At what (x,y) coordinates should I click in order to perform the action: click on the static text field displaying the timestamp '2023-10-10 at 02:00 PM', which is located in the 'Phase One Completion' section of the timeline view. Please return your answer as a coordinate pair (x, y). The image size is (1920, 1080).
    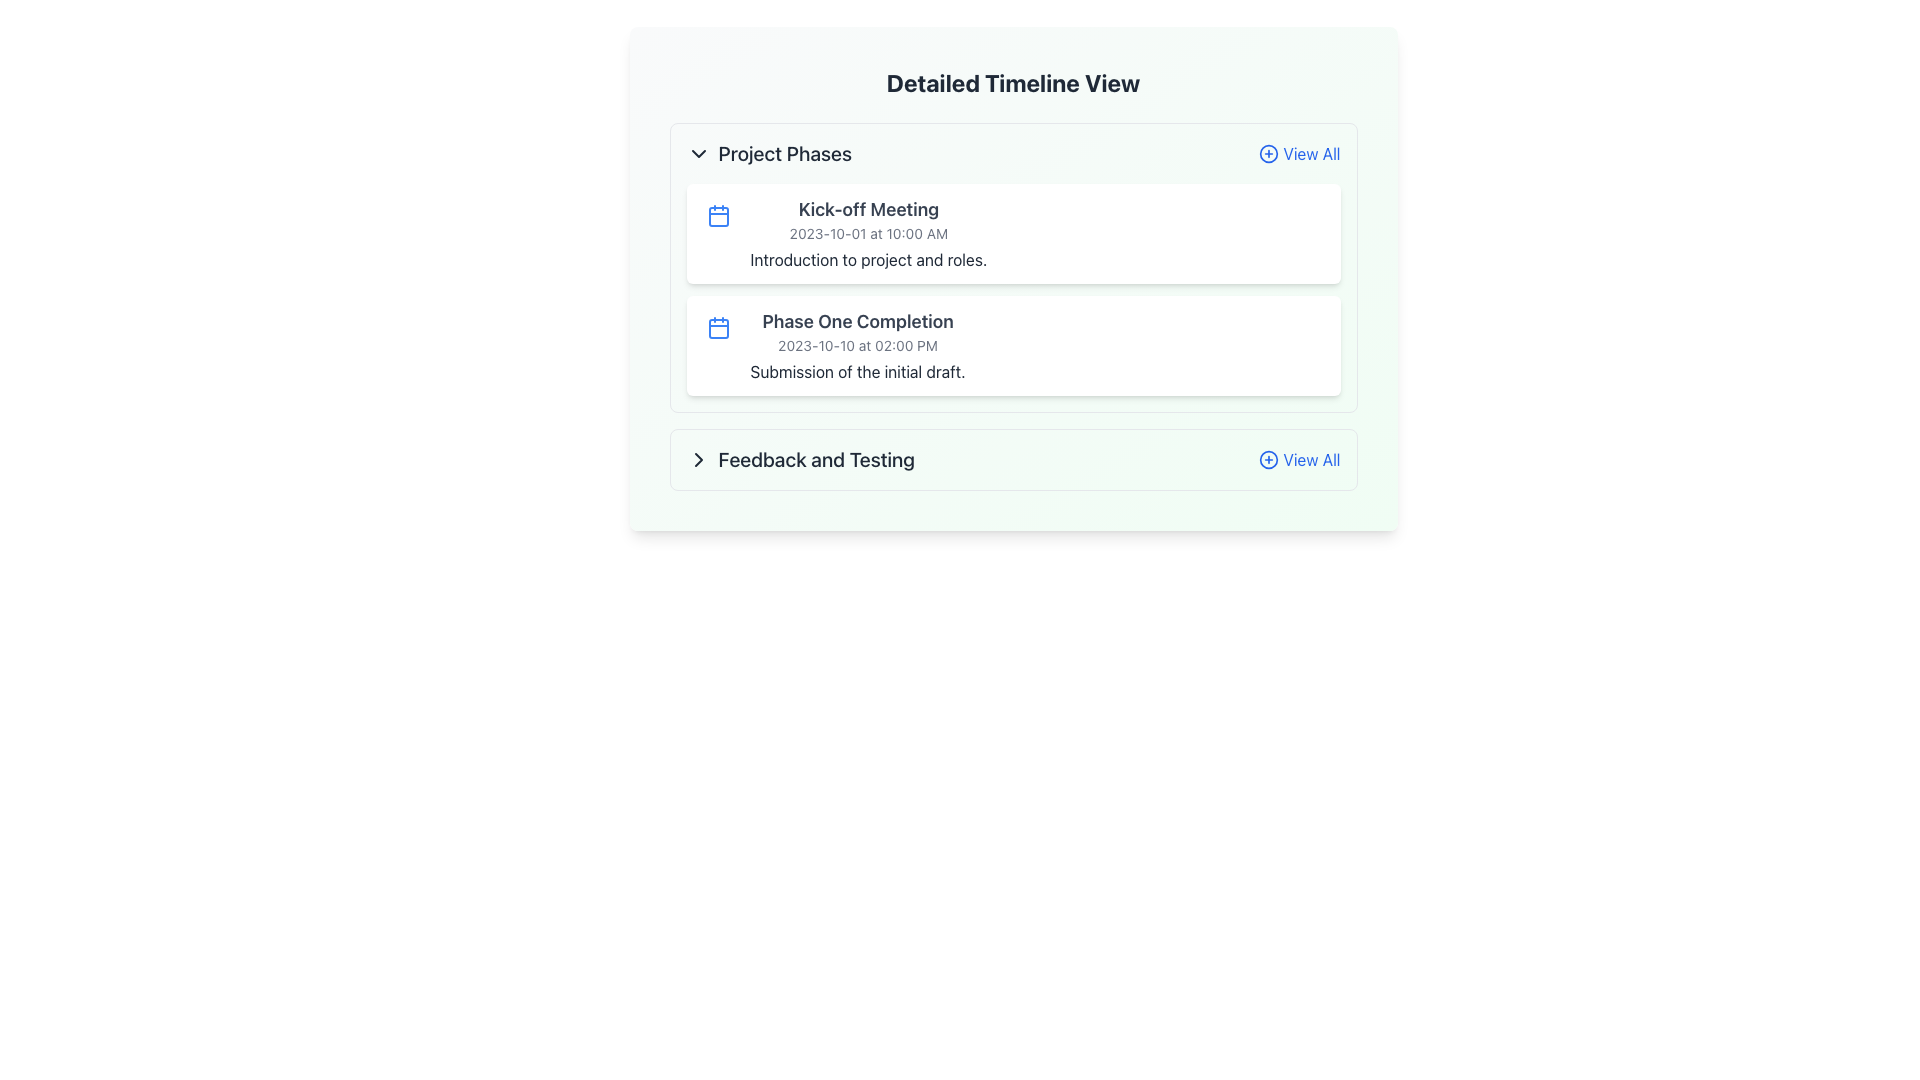
    Looking at the image, I should click on (858, 345).